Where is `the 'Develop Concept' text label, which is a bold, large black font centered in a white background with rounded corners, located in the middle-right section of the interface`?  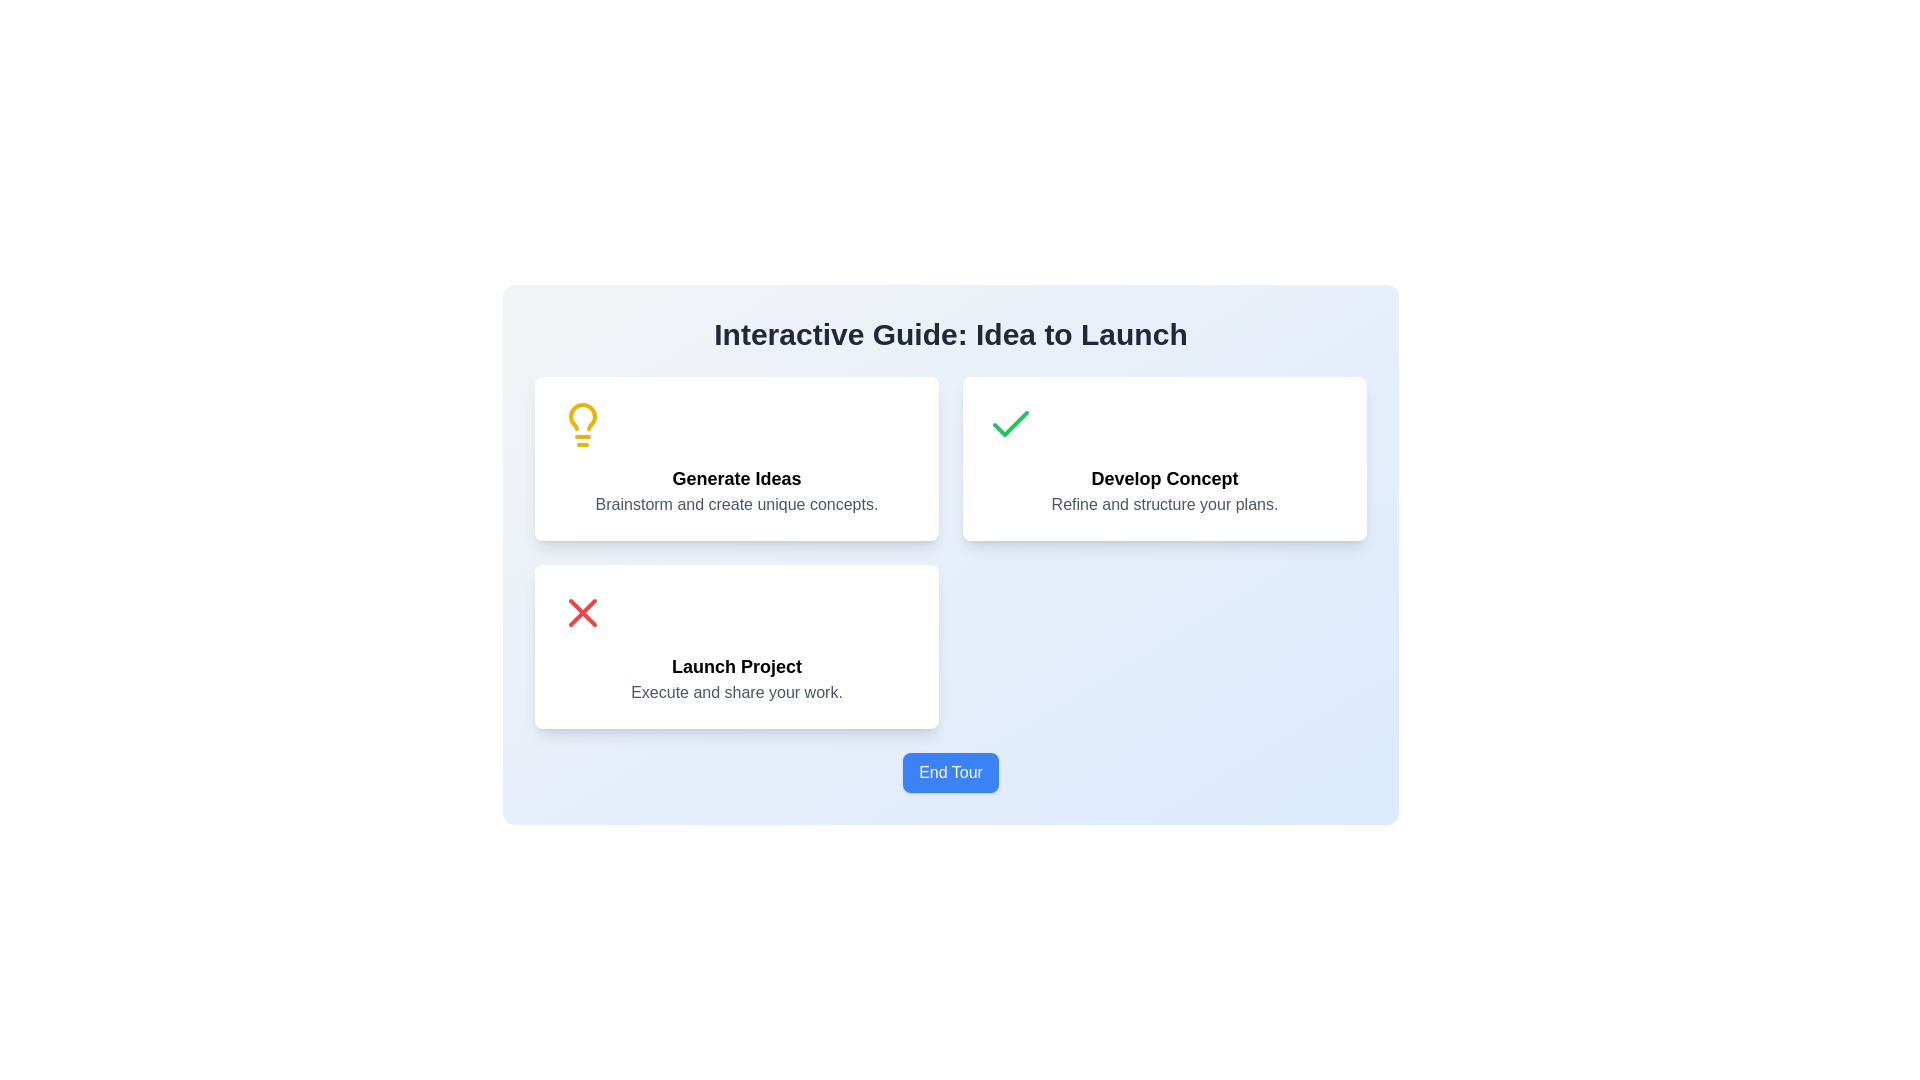
the 'Develop Concept' text label, which is a bold, large black font centered in a white background with rounded corners, located in the middle-right section of the interface is located at coordinates (1165, 478).